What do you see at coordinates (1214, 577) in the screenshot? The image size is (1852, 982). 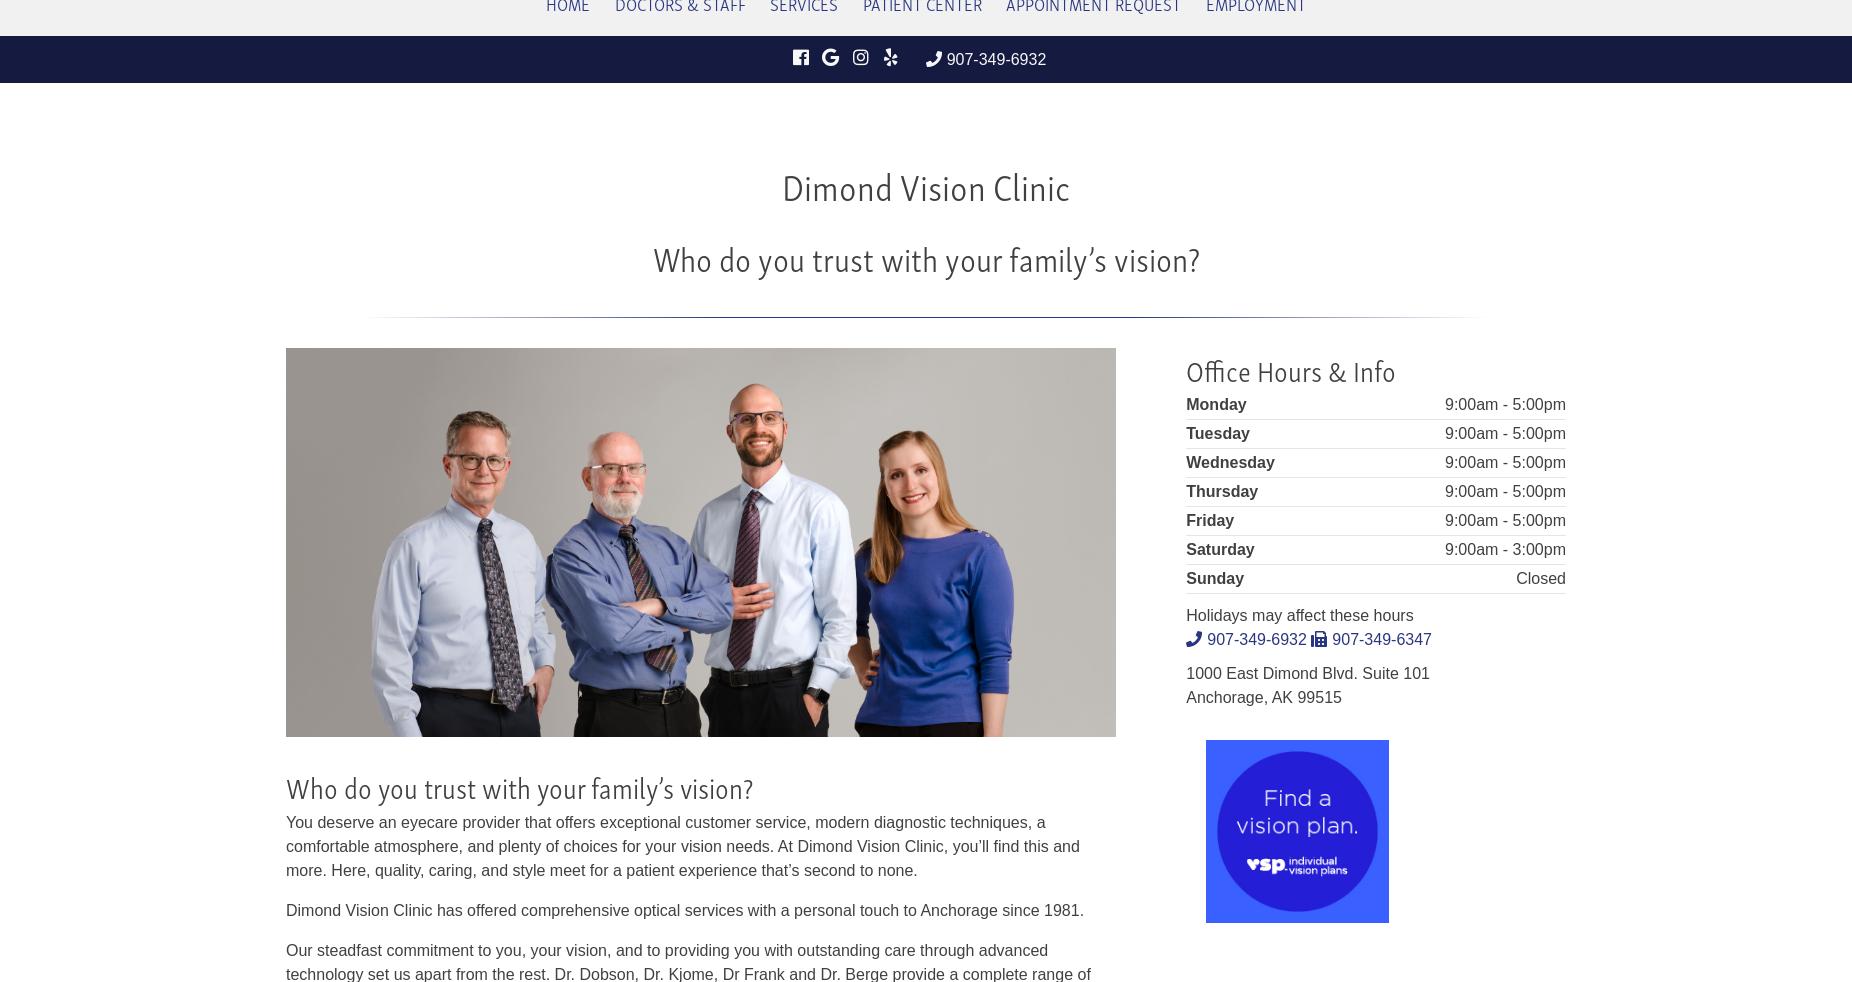 I see `'Sunday'` at bounding box center [1214, 577].